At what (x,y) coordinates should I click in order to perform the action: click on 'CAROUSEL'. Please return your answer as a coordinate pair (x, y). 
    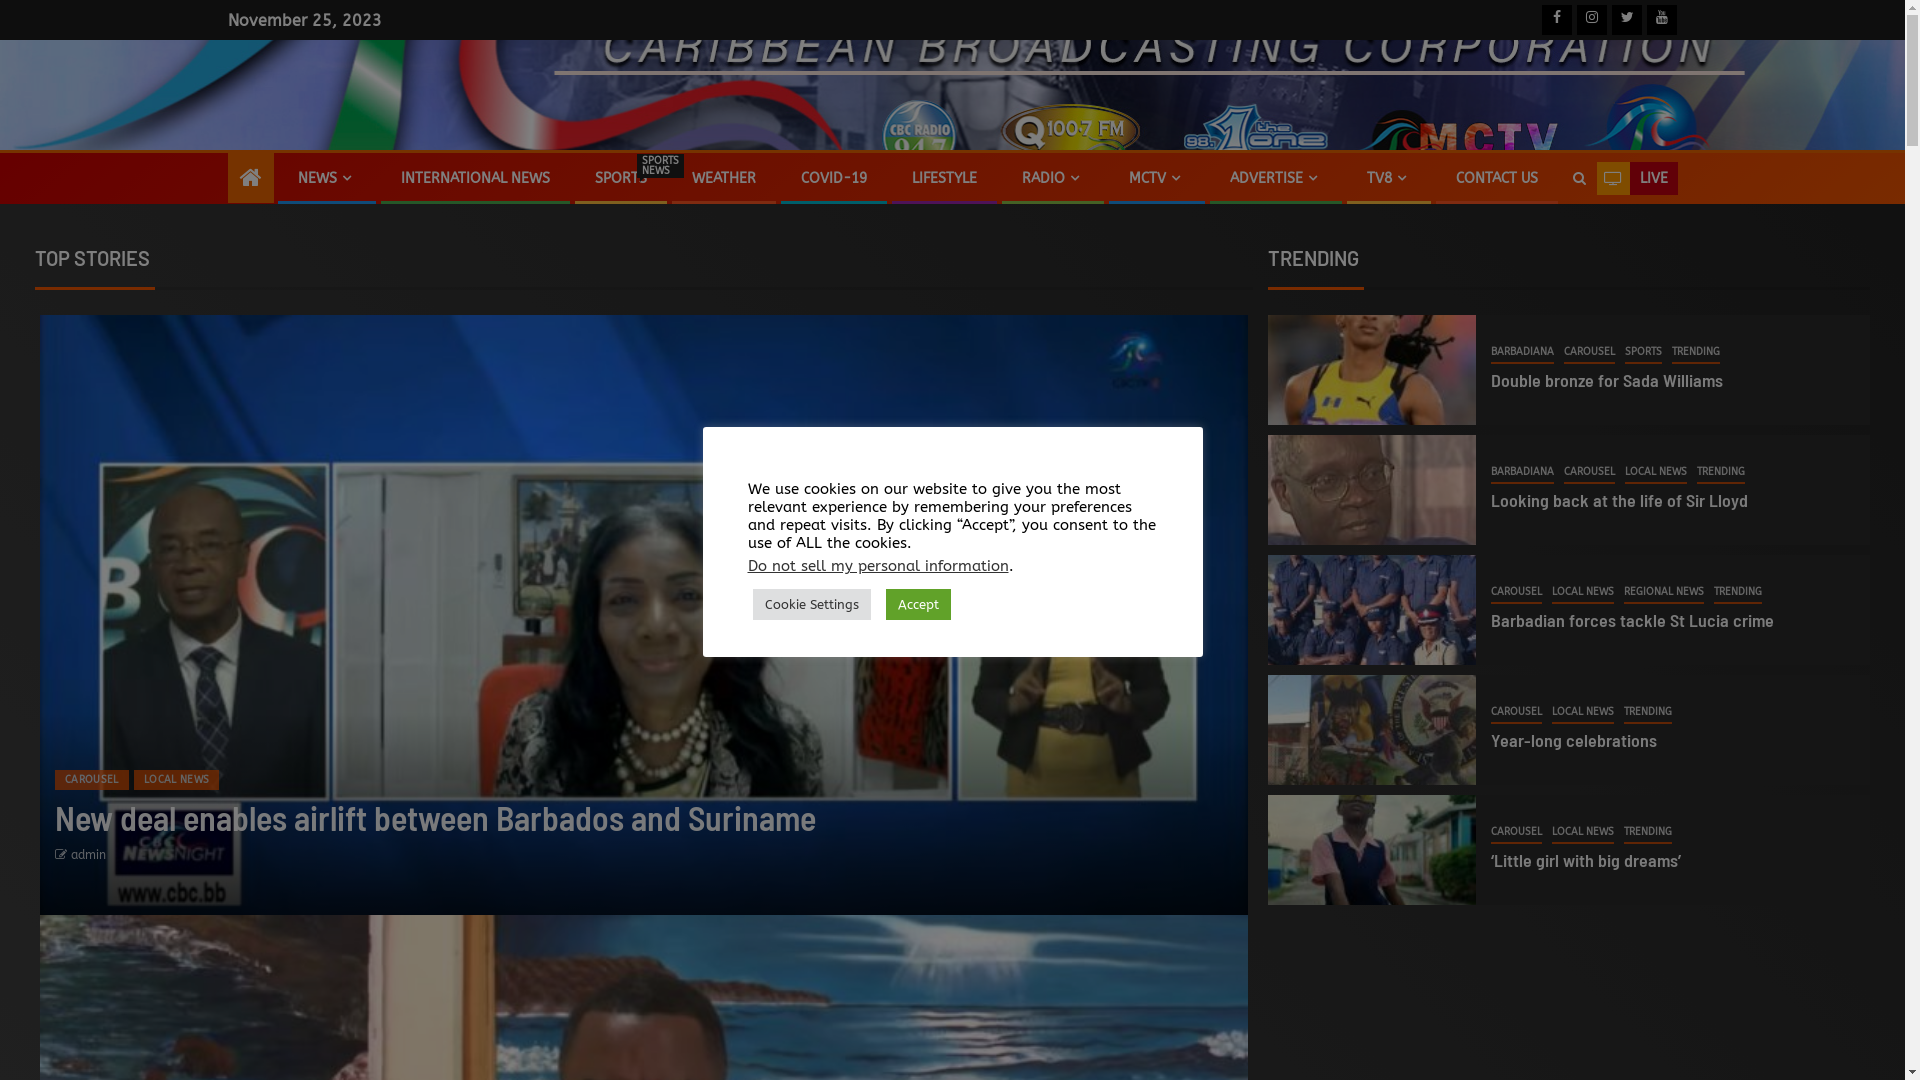
    Looking at the image, I should click on (1588, 473).